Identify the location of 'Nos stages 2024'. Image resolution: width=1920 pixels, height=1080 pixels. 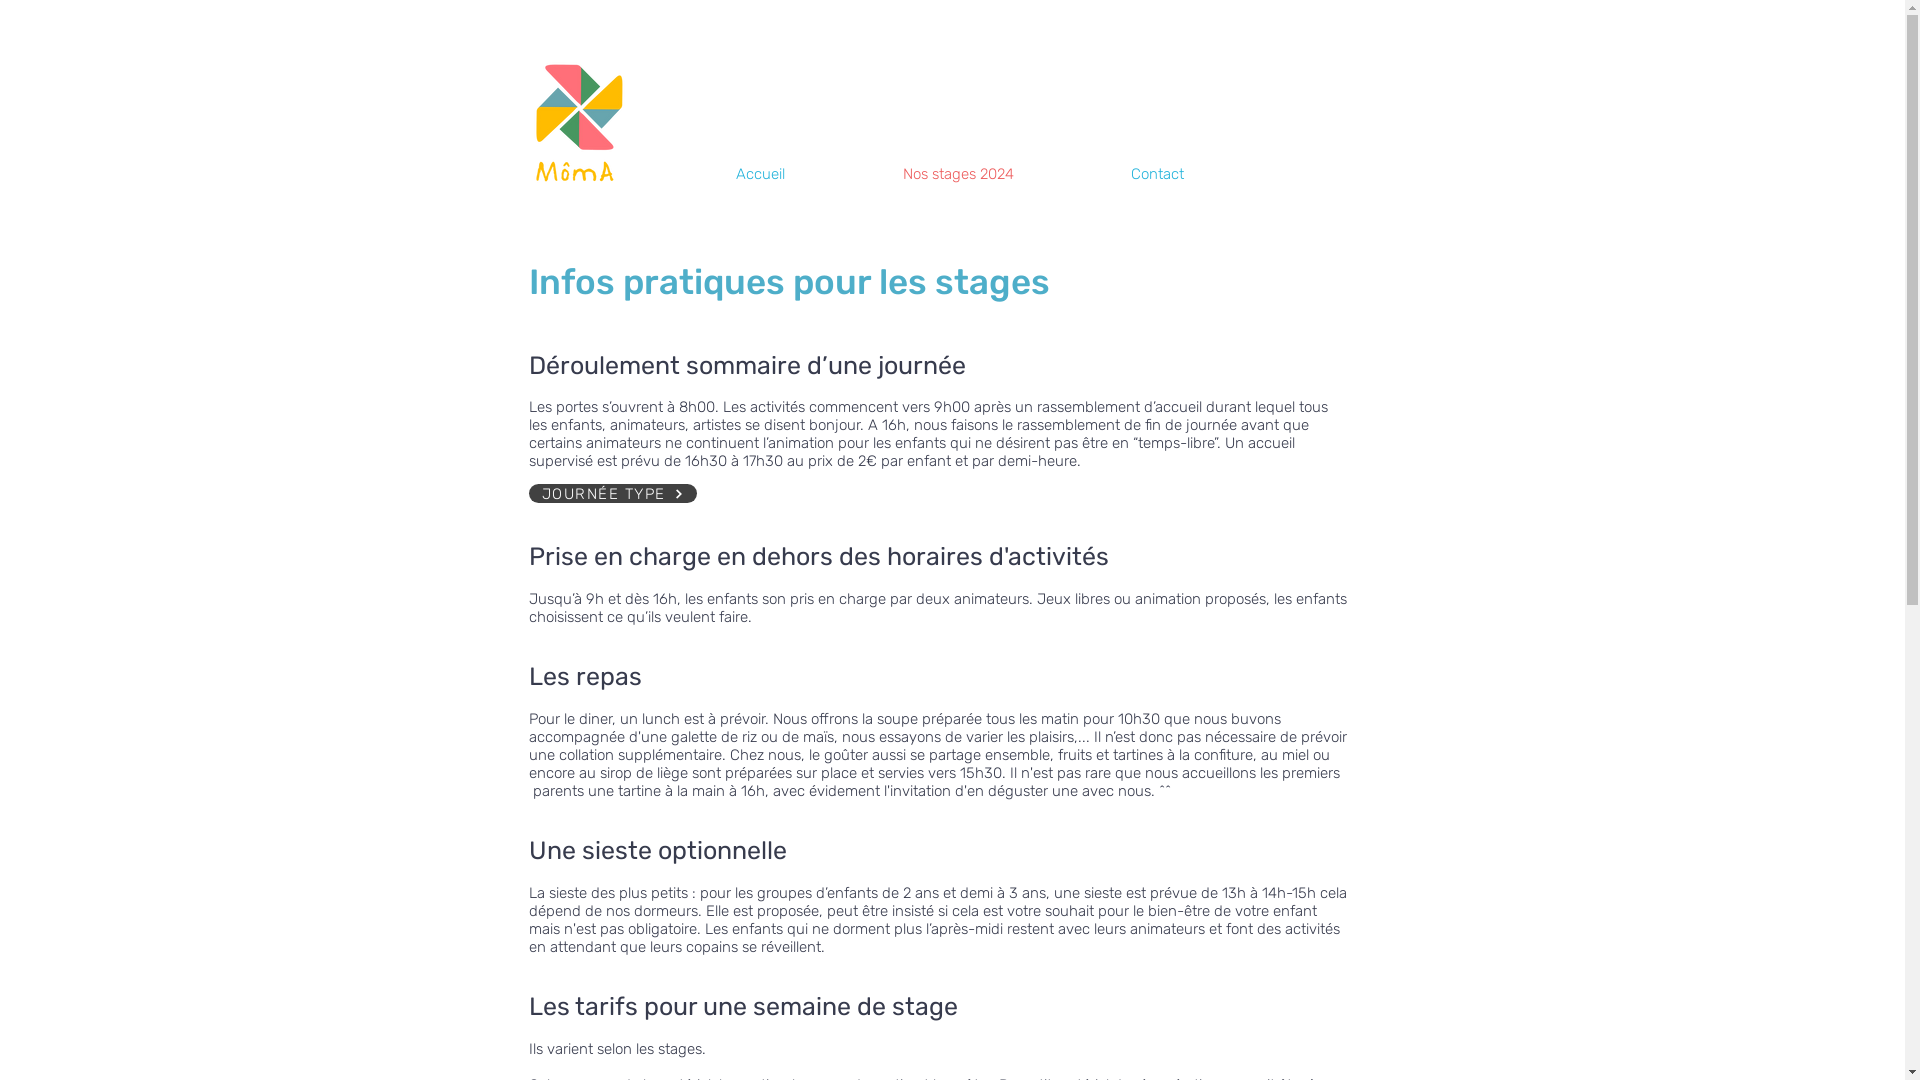
(1002, 173).